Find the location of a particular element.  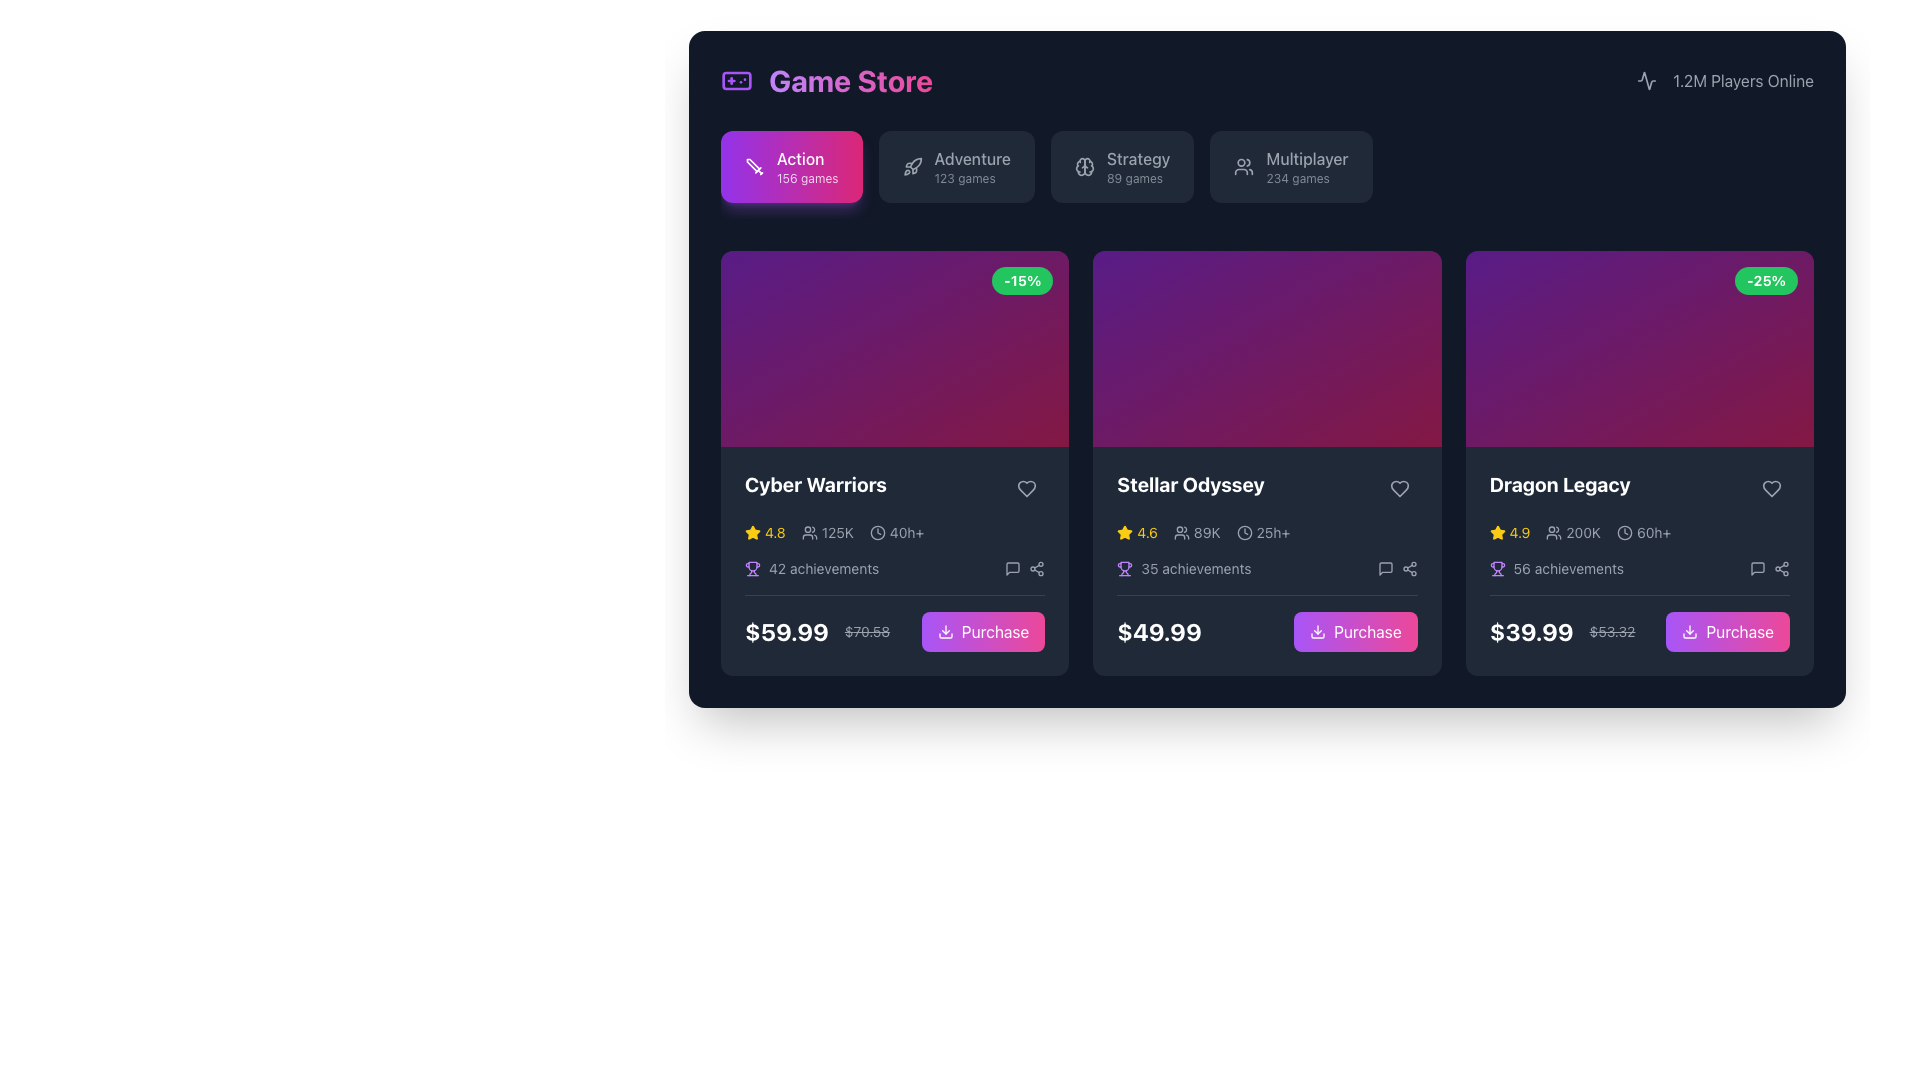

the informational element about the number of achievements available for the game 'Stellar Odyssey', located below the rating and playtime details is located at coordinates (1266, 568).